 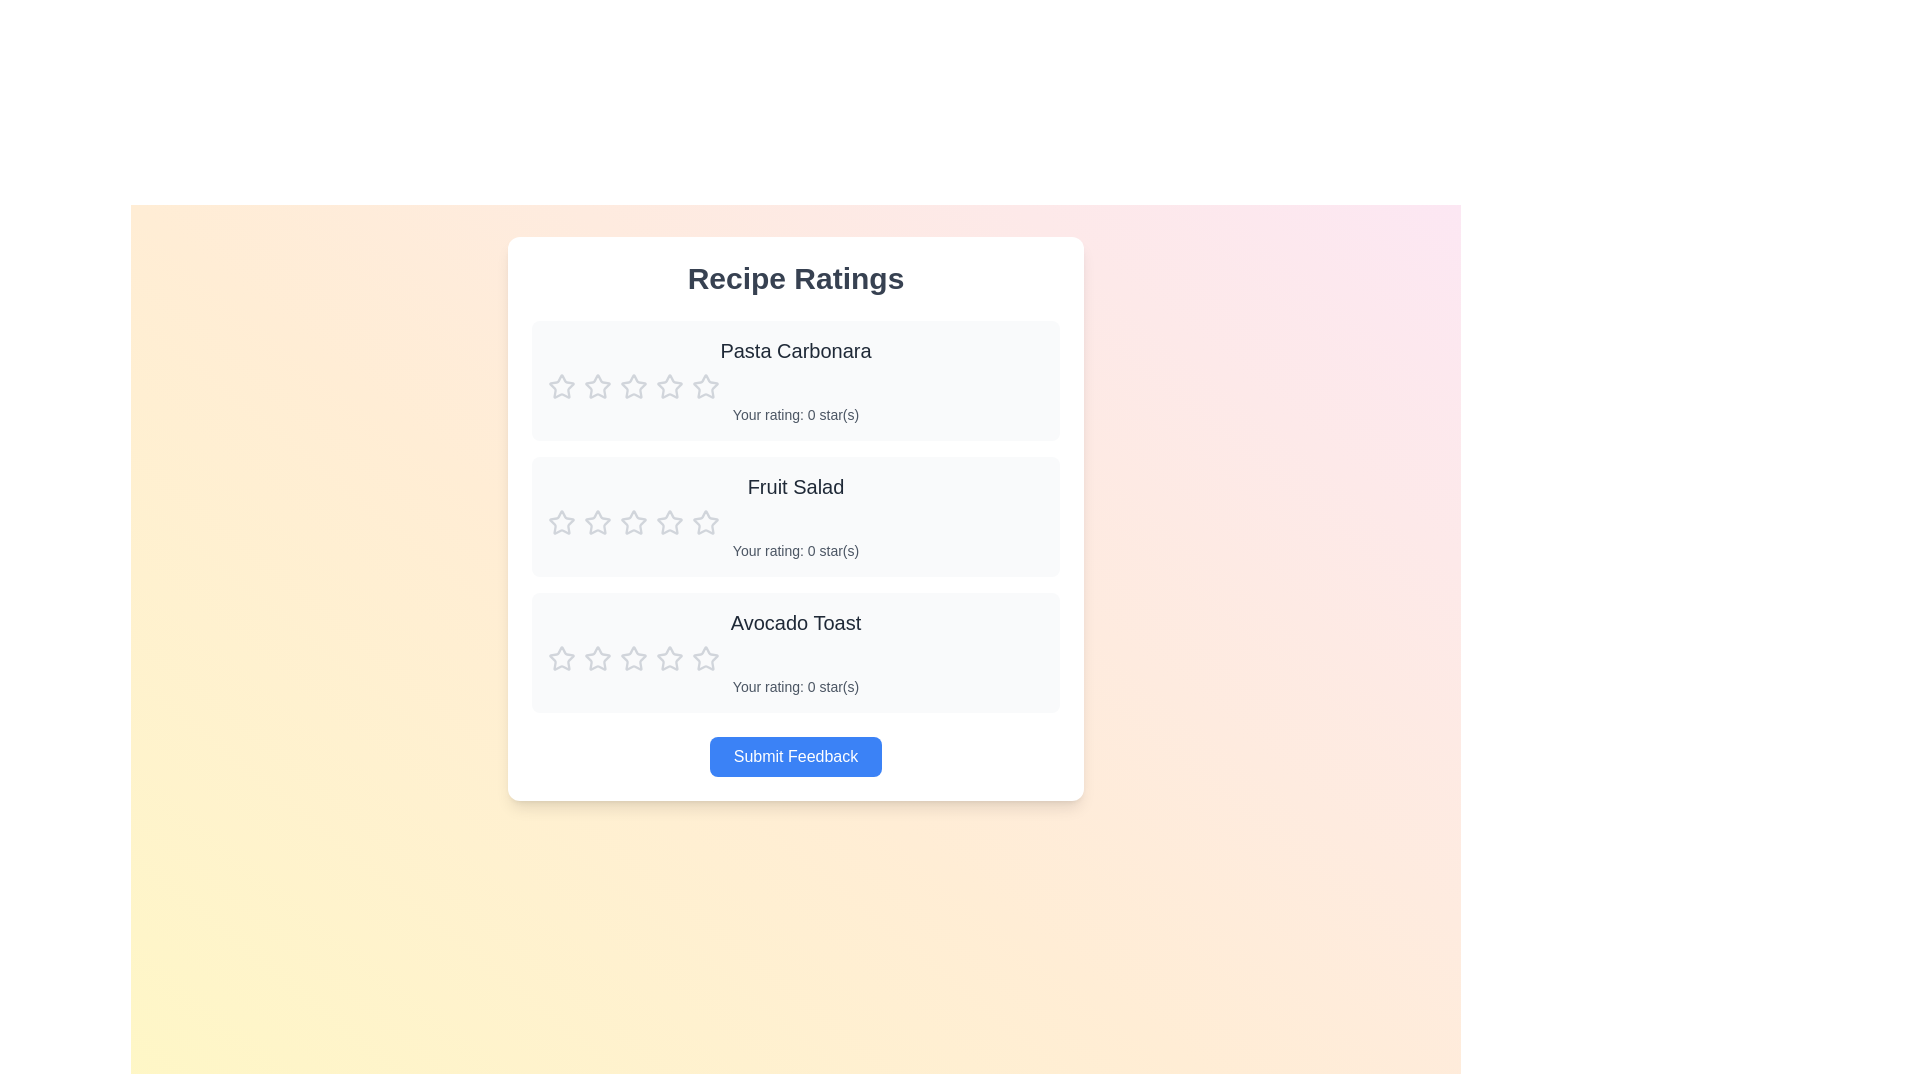 What do you see at coordinates (560, 521) in the screenshot?
I see `the first star icon in the five-star rating system for 'Fruit Salad'` at bounding box center [560, 521].